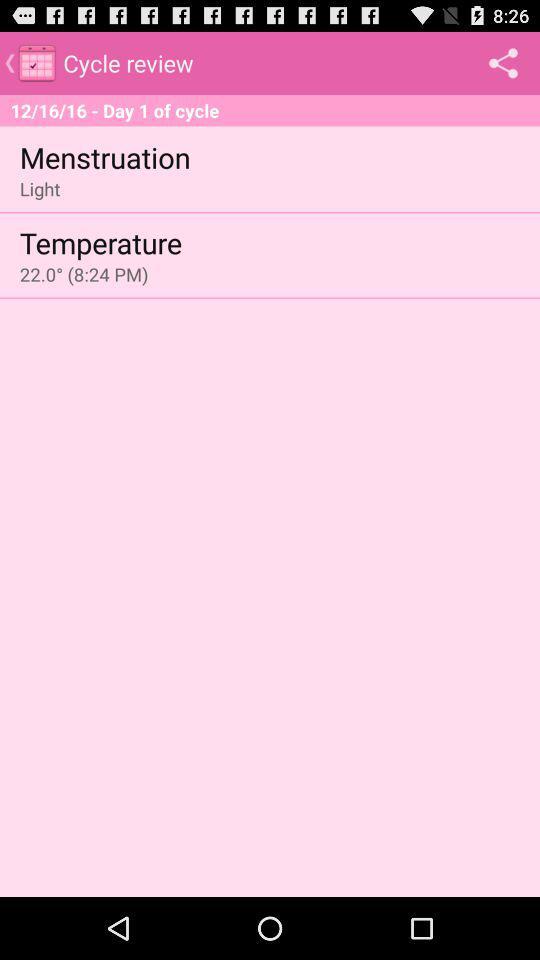  Describe the element at coordinates (502, 62) in the screenshot. I see `the app above the 12 16 16 item` at that location.